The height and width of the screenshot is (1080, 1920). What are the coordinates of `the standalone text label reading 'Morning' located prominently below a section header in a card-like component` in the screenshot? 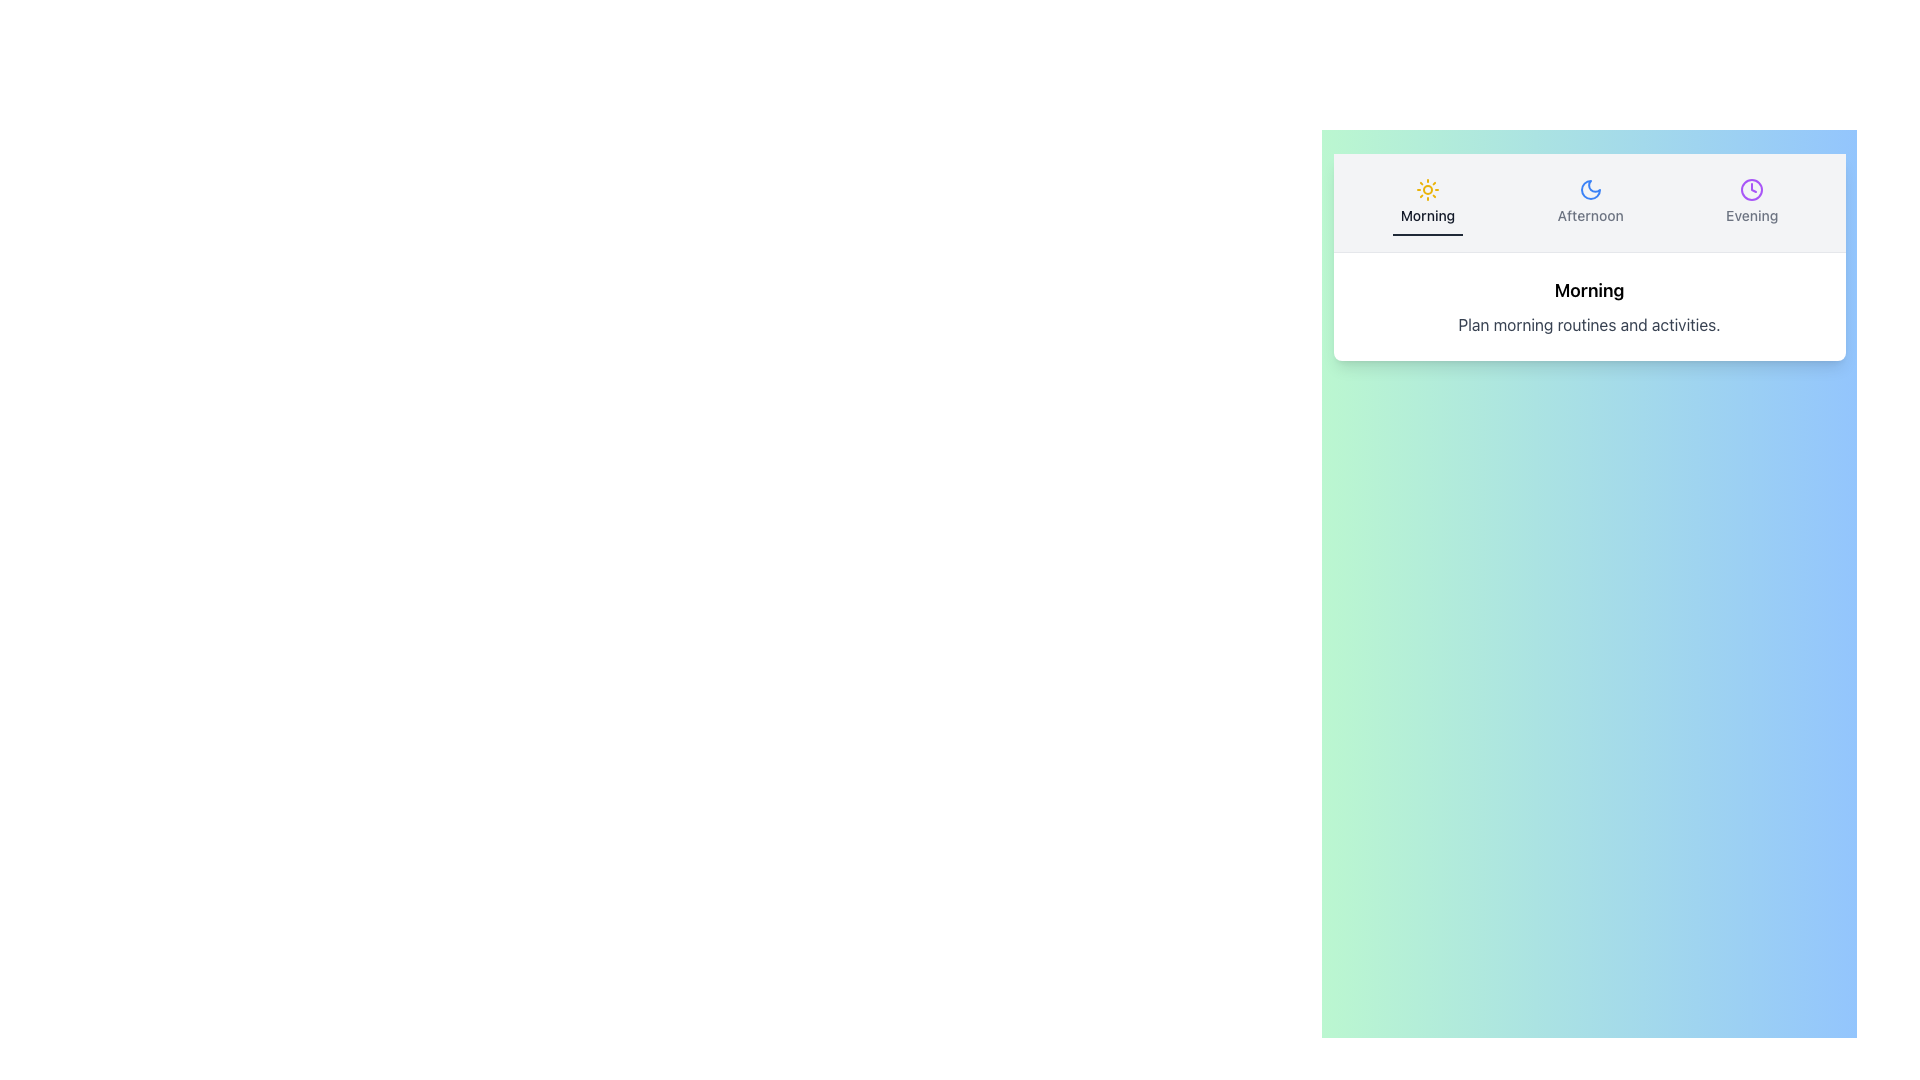 It's located at (1588, 290).